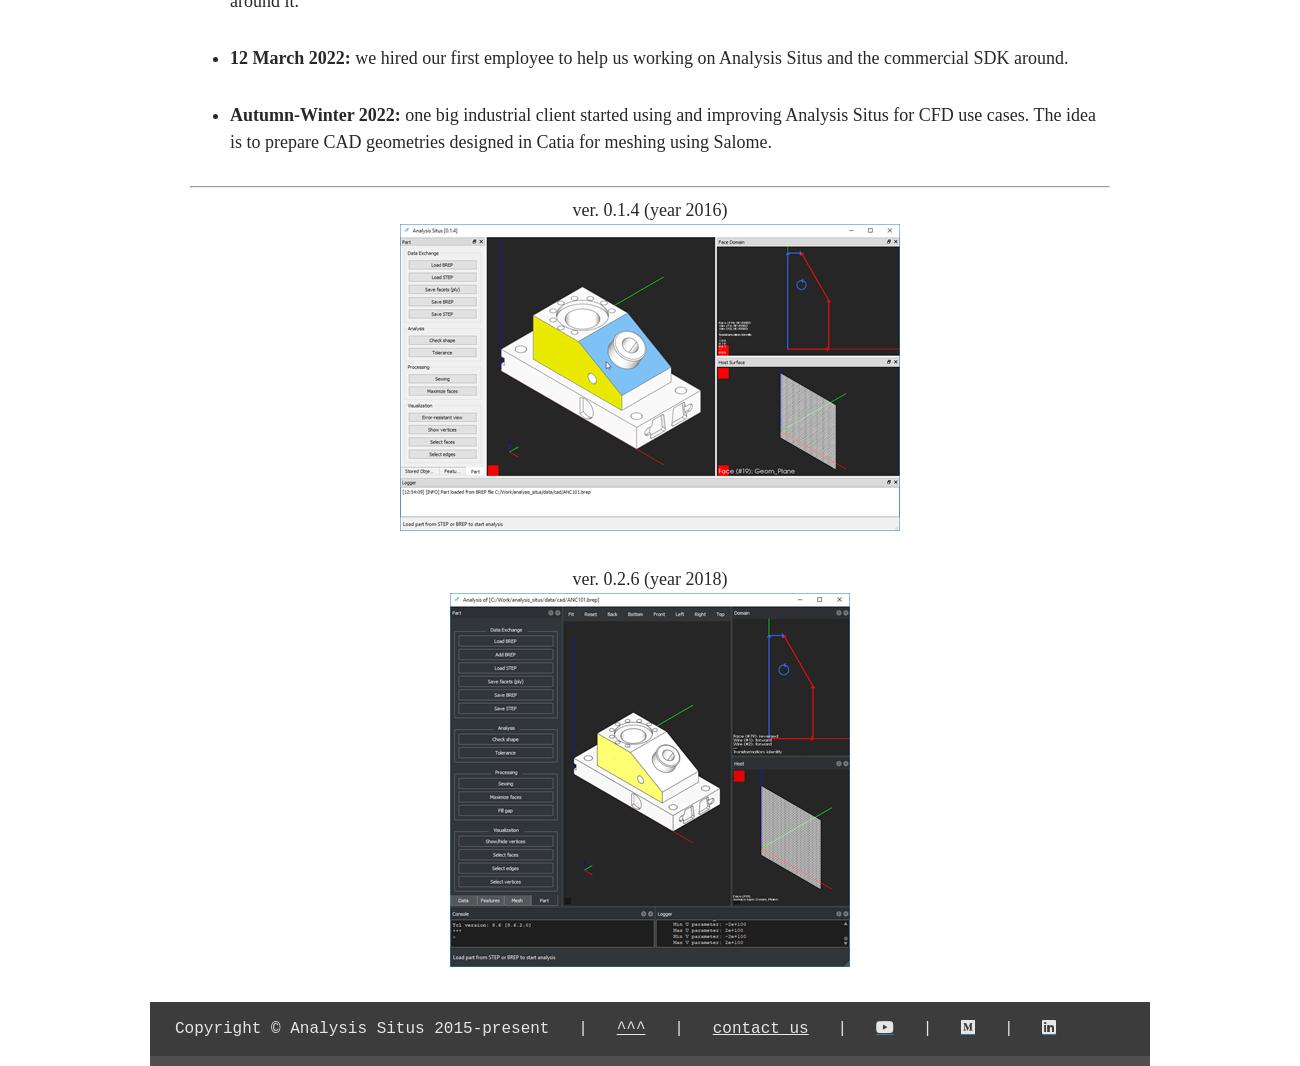  I want to click on '12 March 2022:', so click(228, 56).